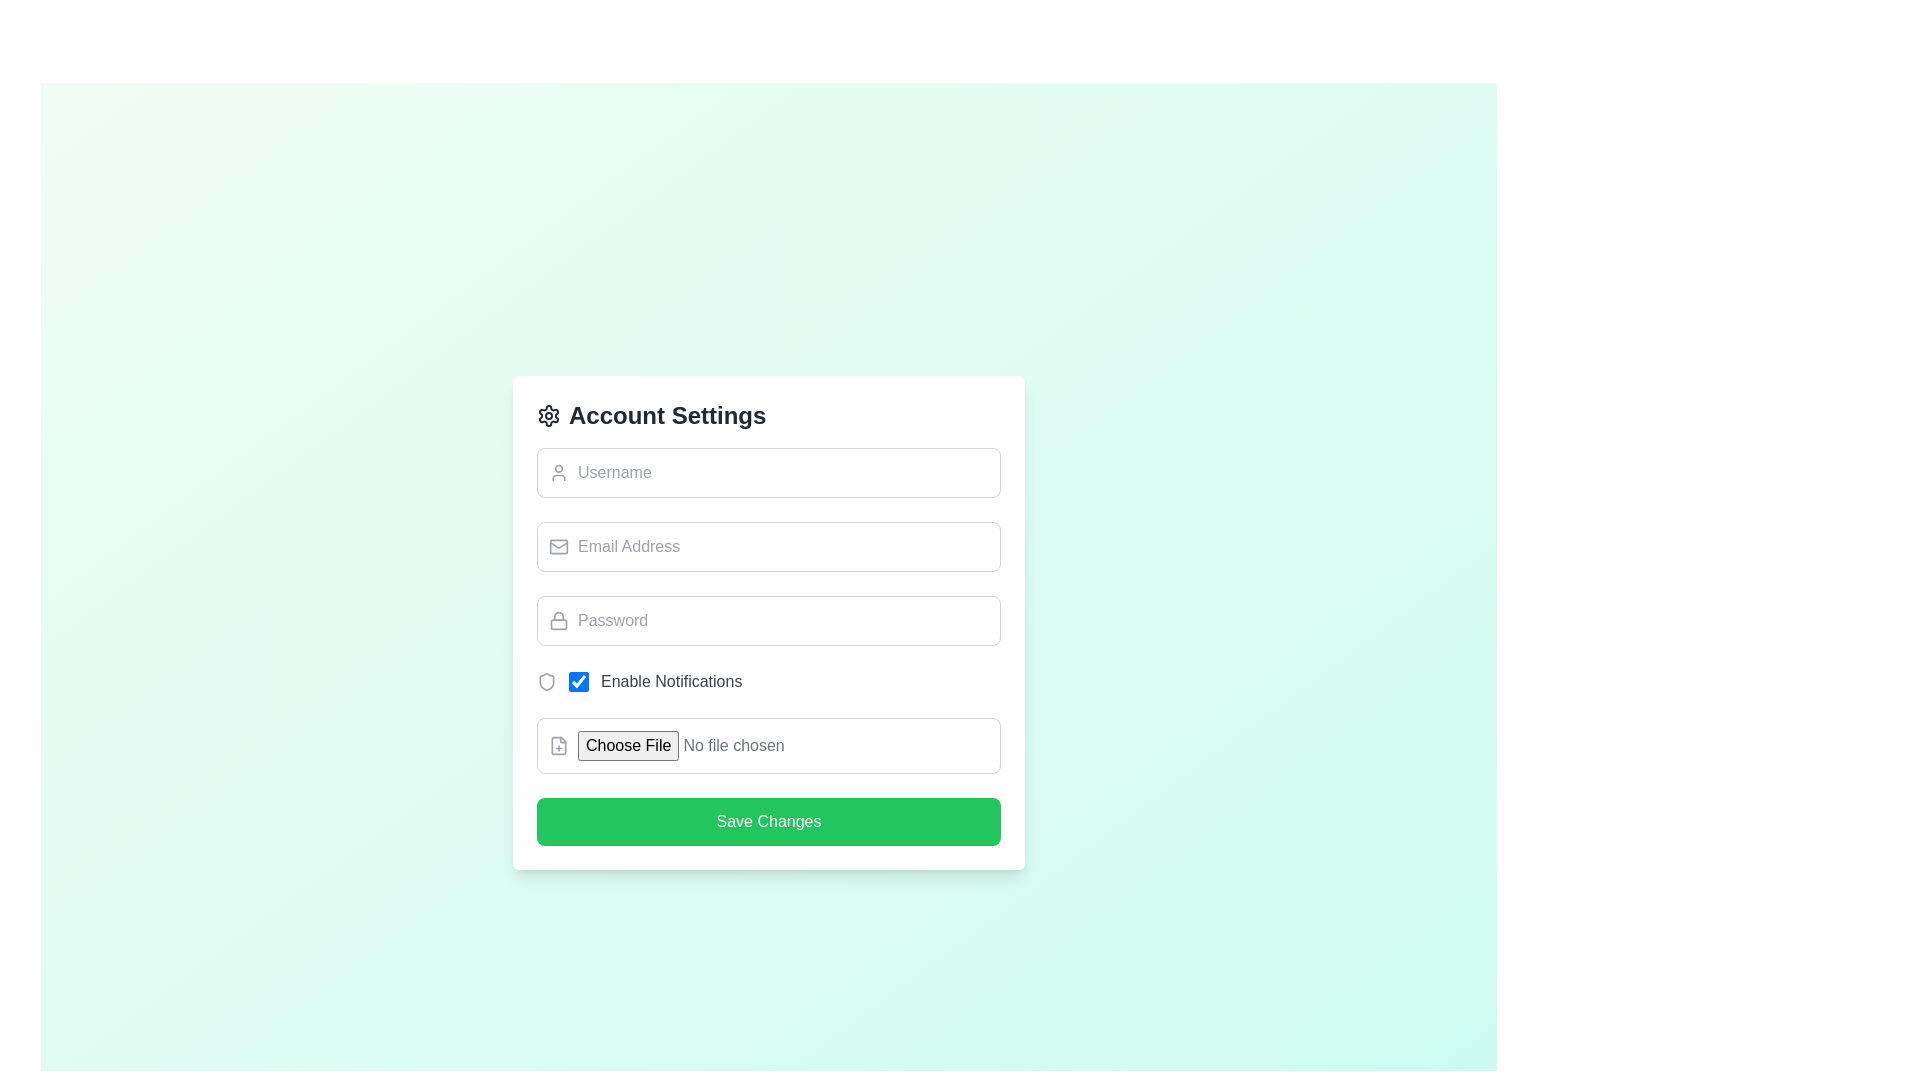 This screenshot has width=1920, height=1080. I want to click on the small, gray user icon located at the far left of the 'Username' text input field, which is rendered as an SVG with a circular head and torso outline, so click(558, 473).